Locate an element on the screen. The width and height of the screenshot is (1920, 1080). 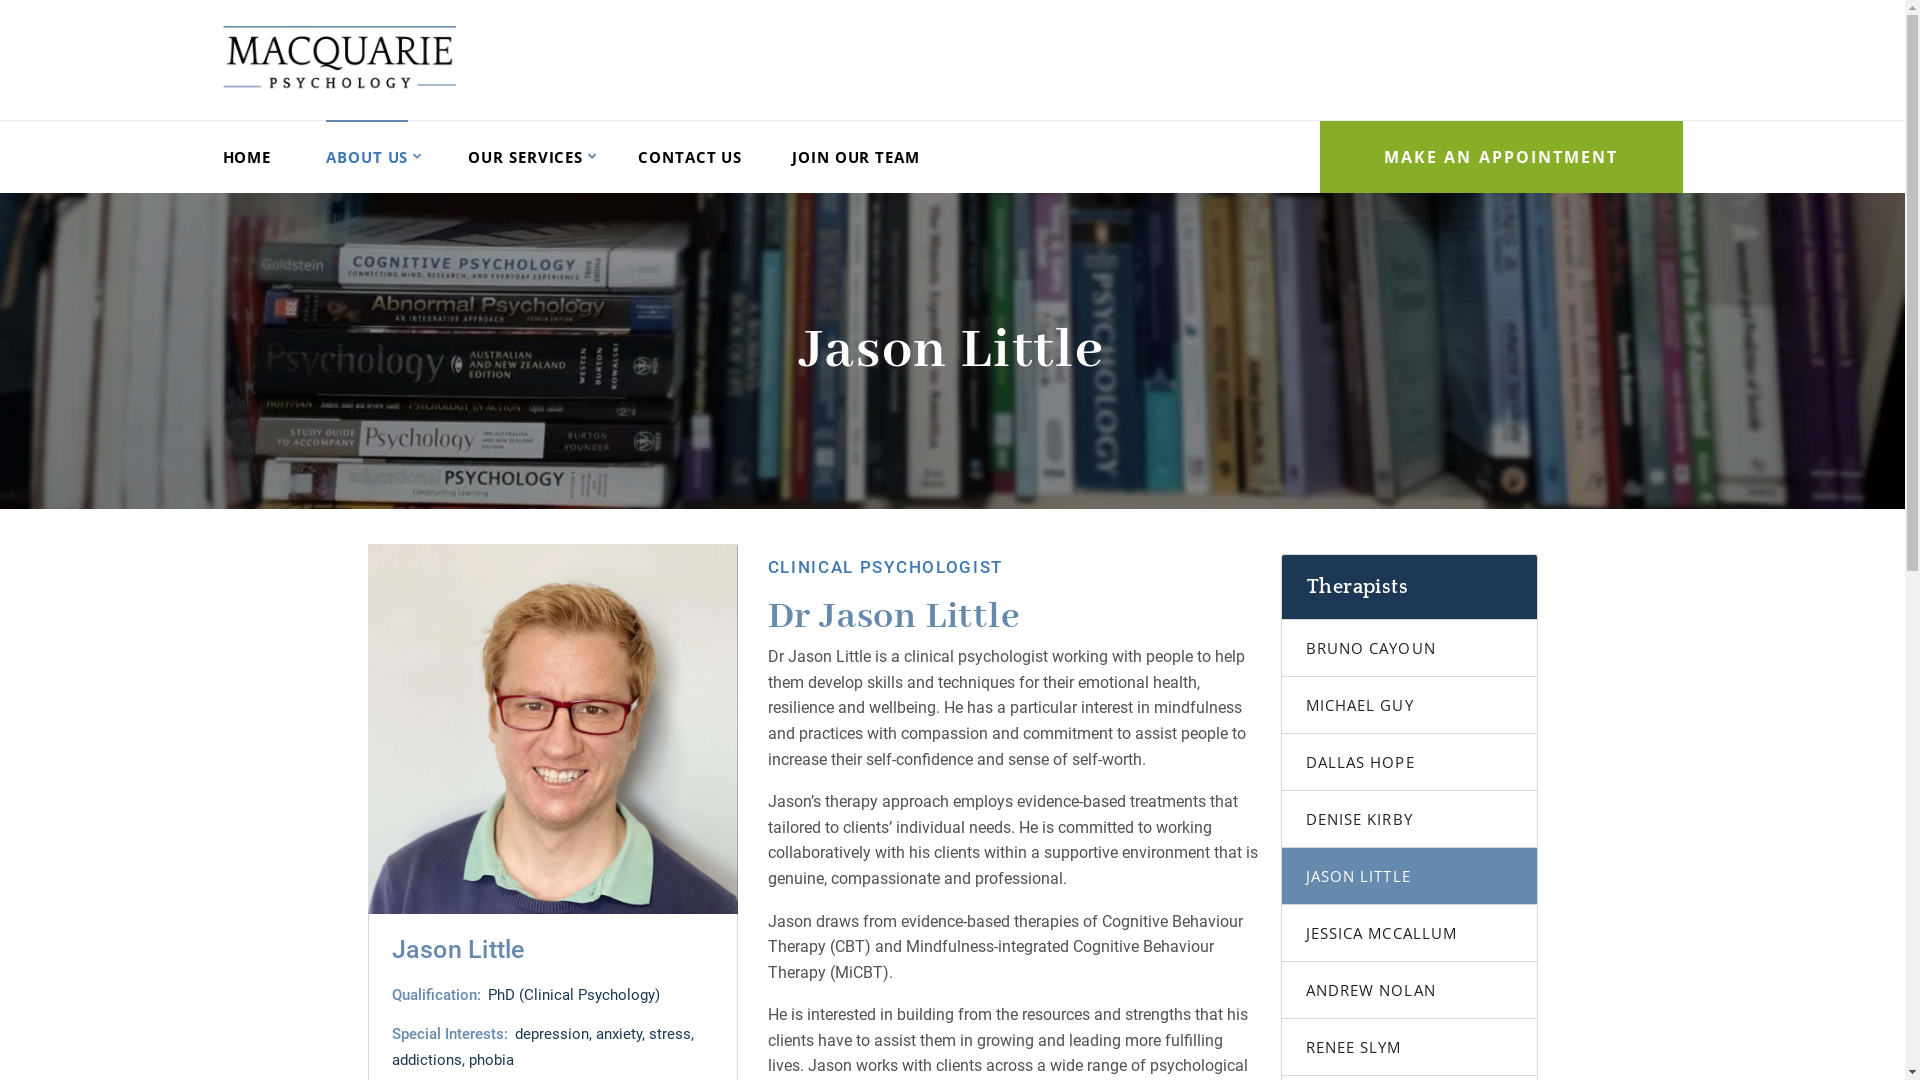
'JOIN OUR TEAM' is located at coordinates (855, 156).